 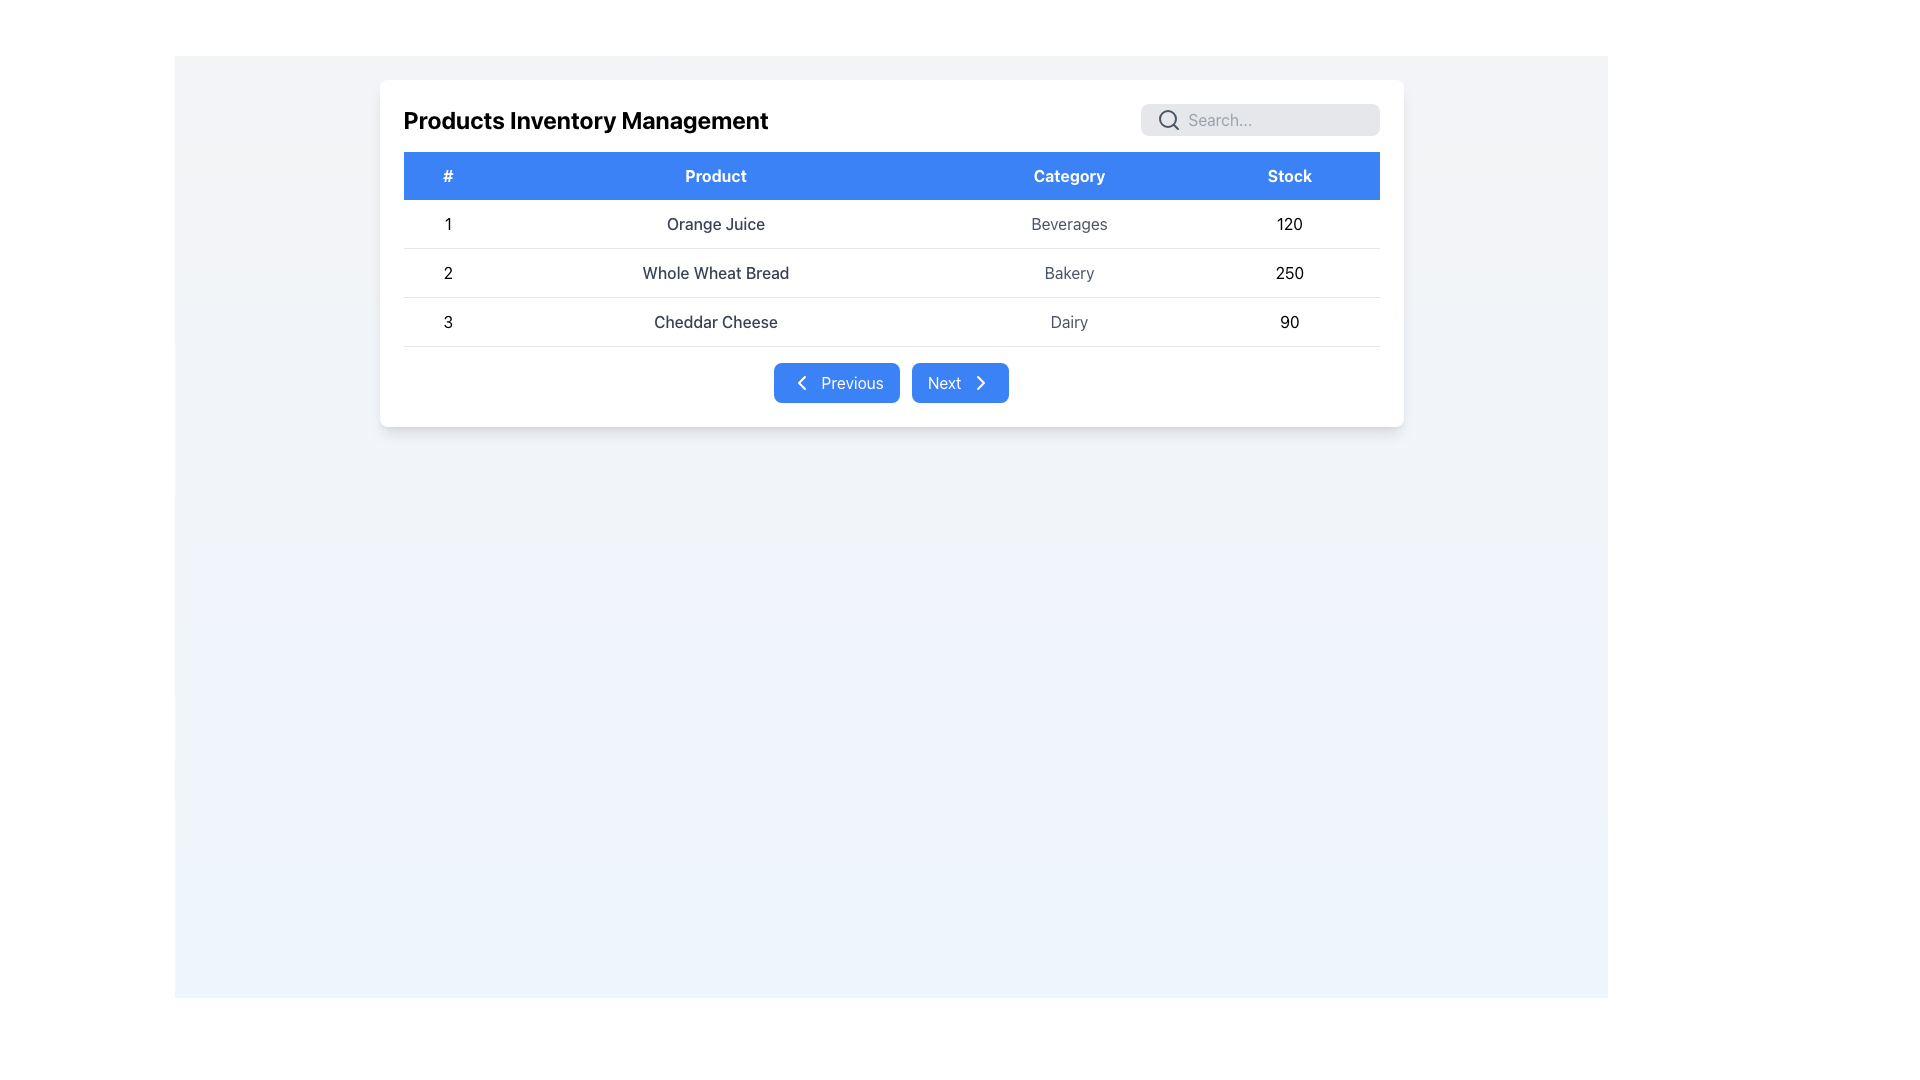 What do you see at coordinates (836, 382) in the screenshot?
I see `the blue 'Previous' button with a leftward-pointing chevron icon` at bounding box center [836, 382].